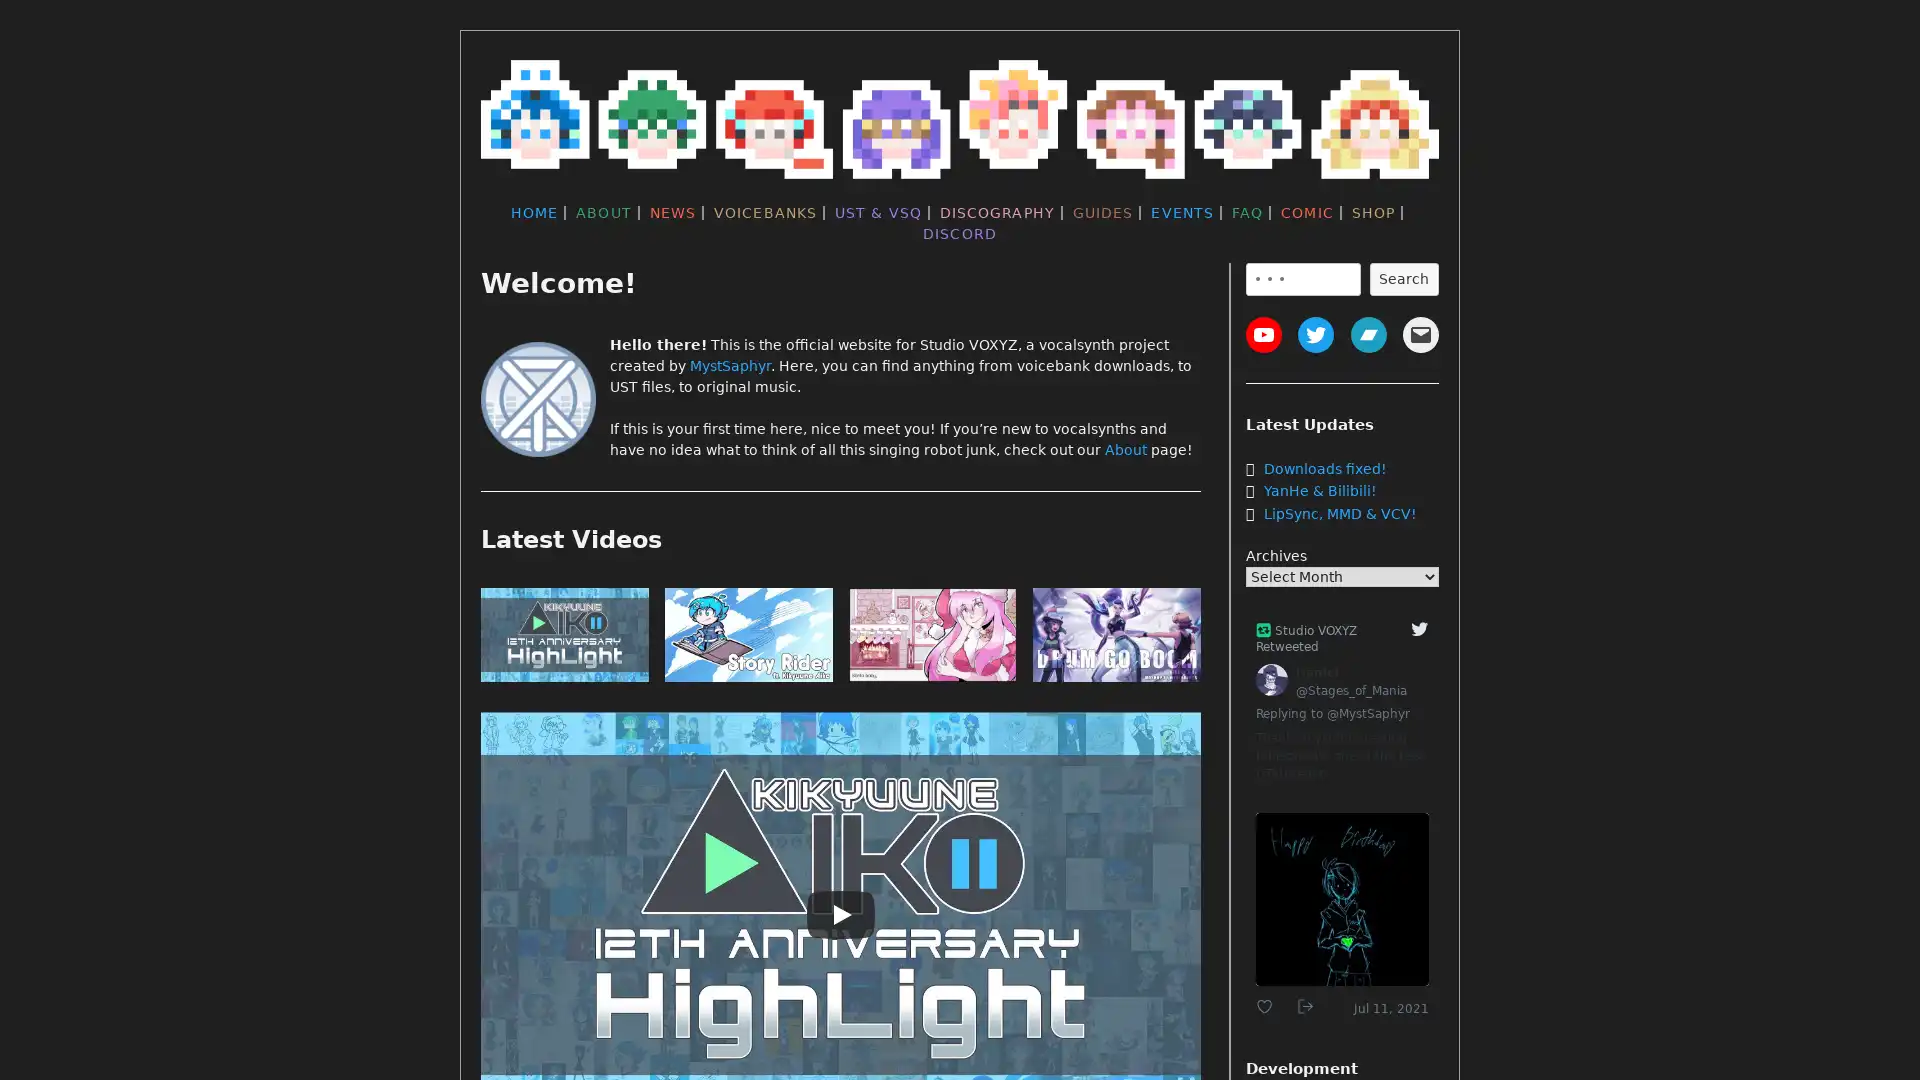 The image size is (1920, 1080). What do you see at coordinates (564, 639) in the screenshot?
I see `play` at bounding box center [564, 639].